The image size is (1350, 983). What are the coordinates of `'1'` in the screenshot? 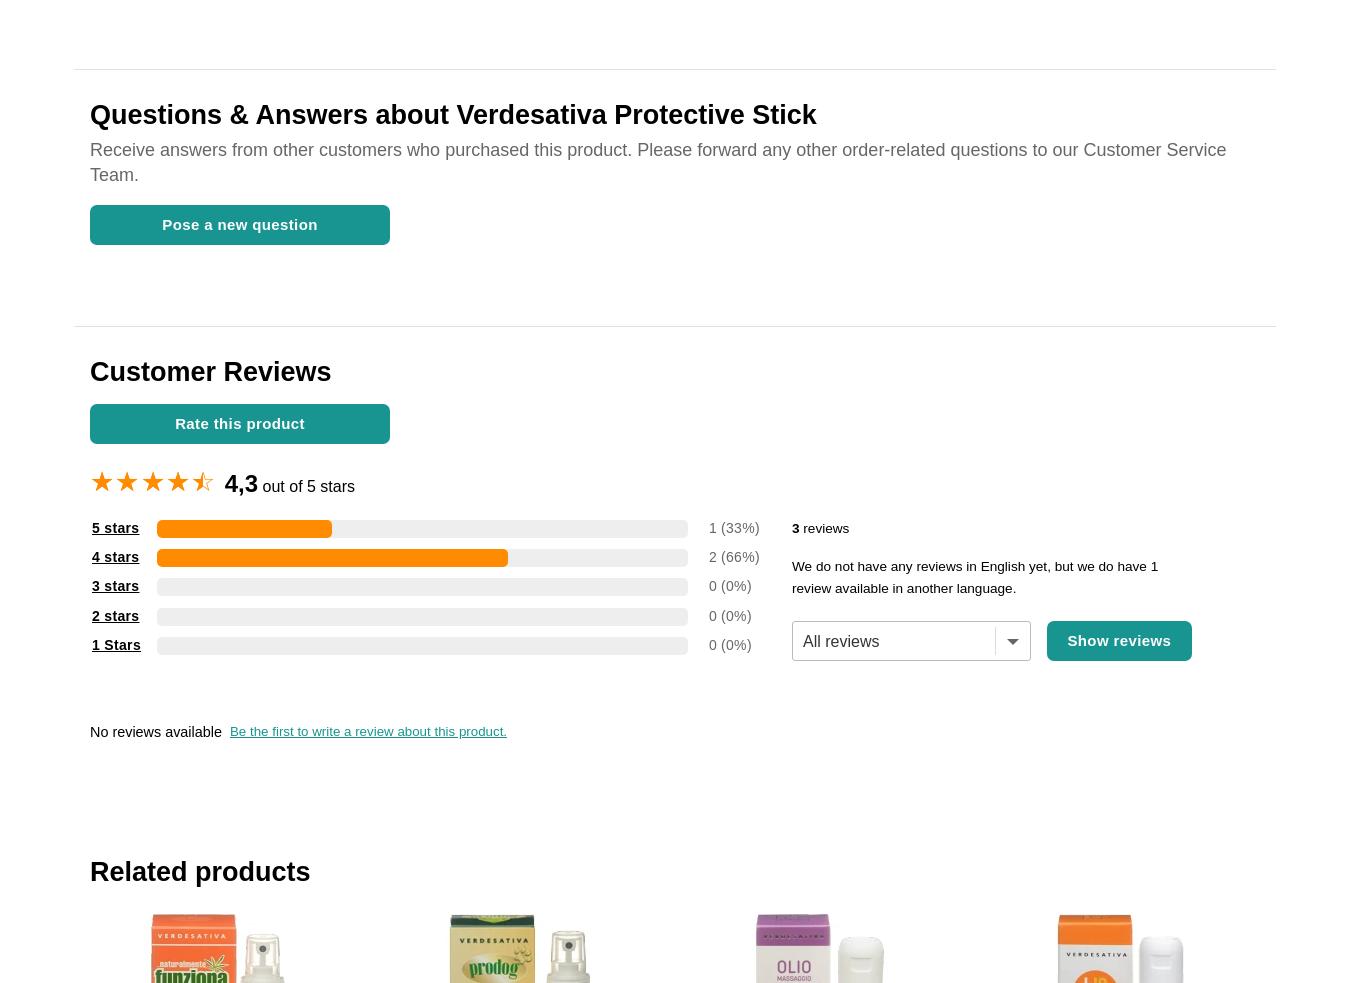 It's located at (706, 527).